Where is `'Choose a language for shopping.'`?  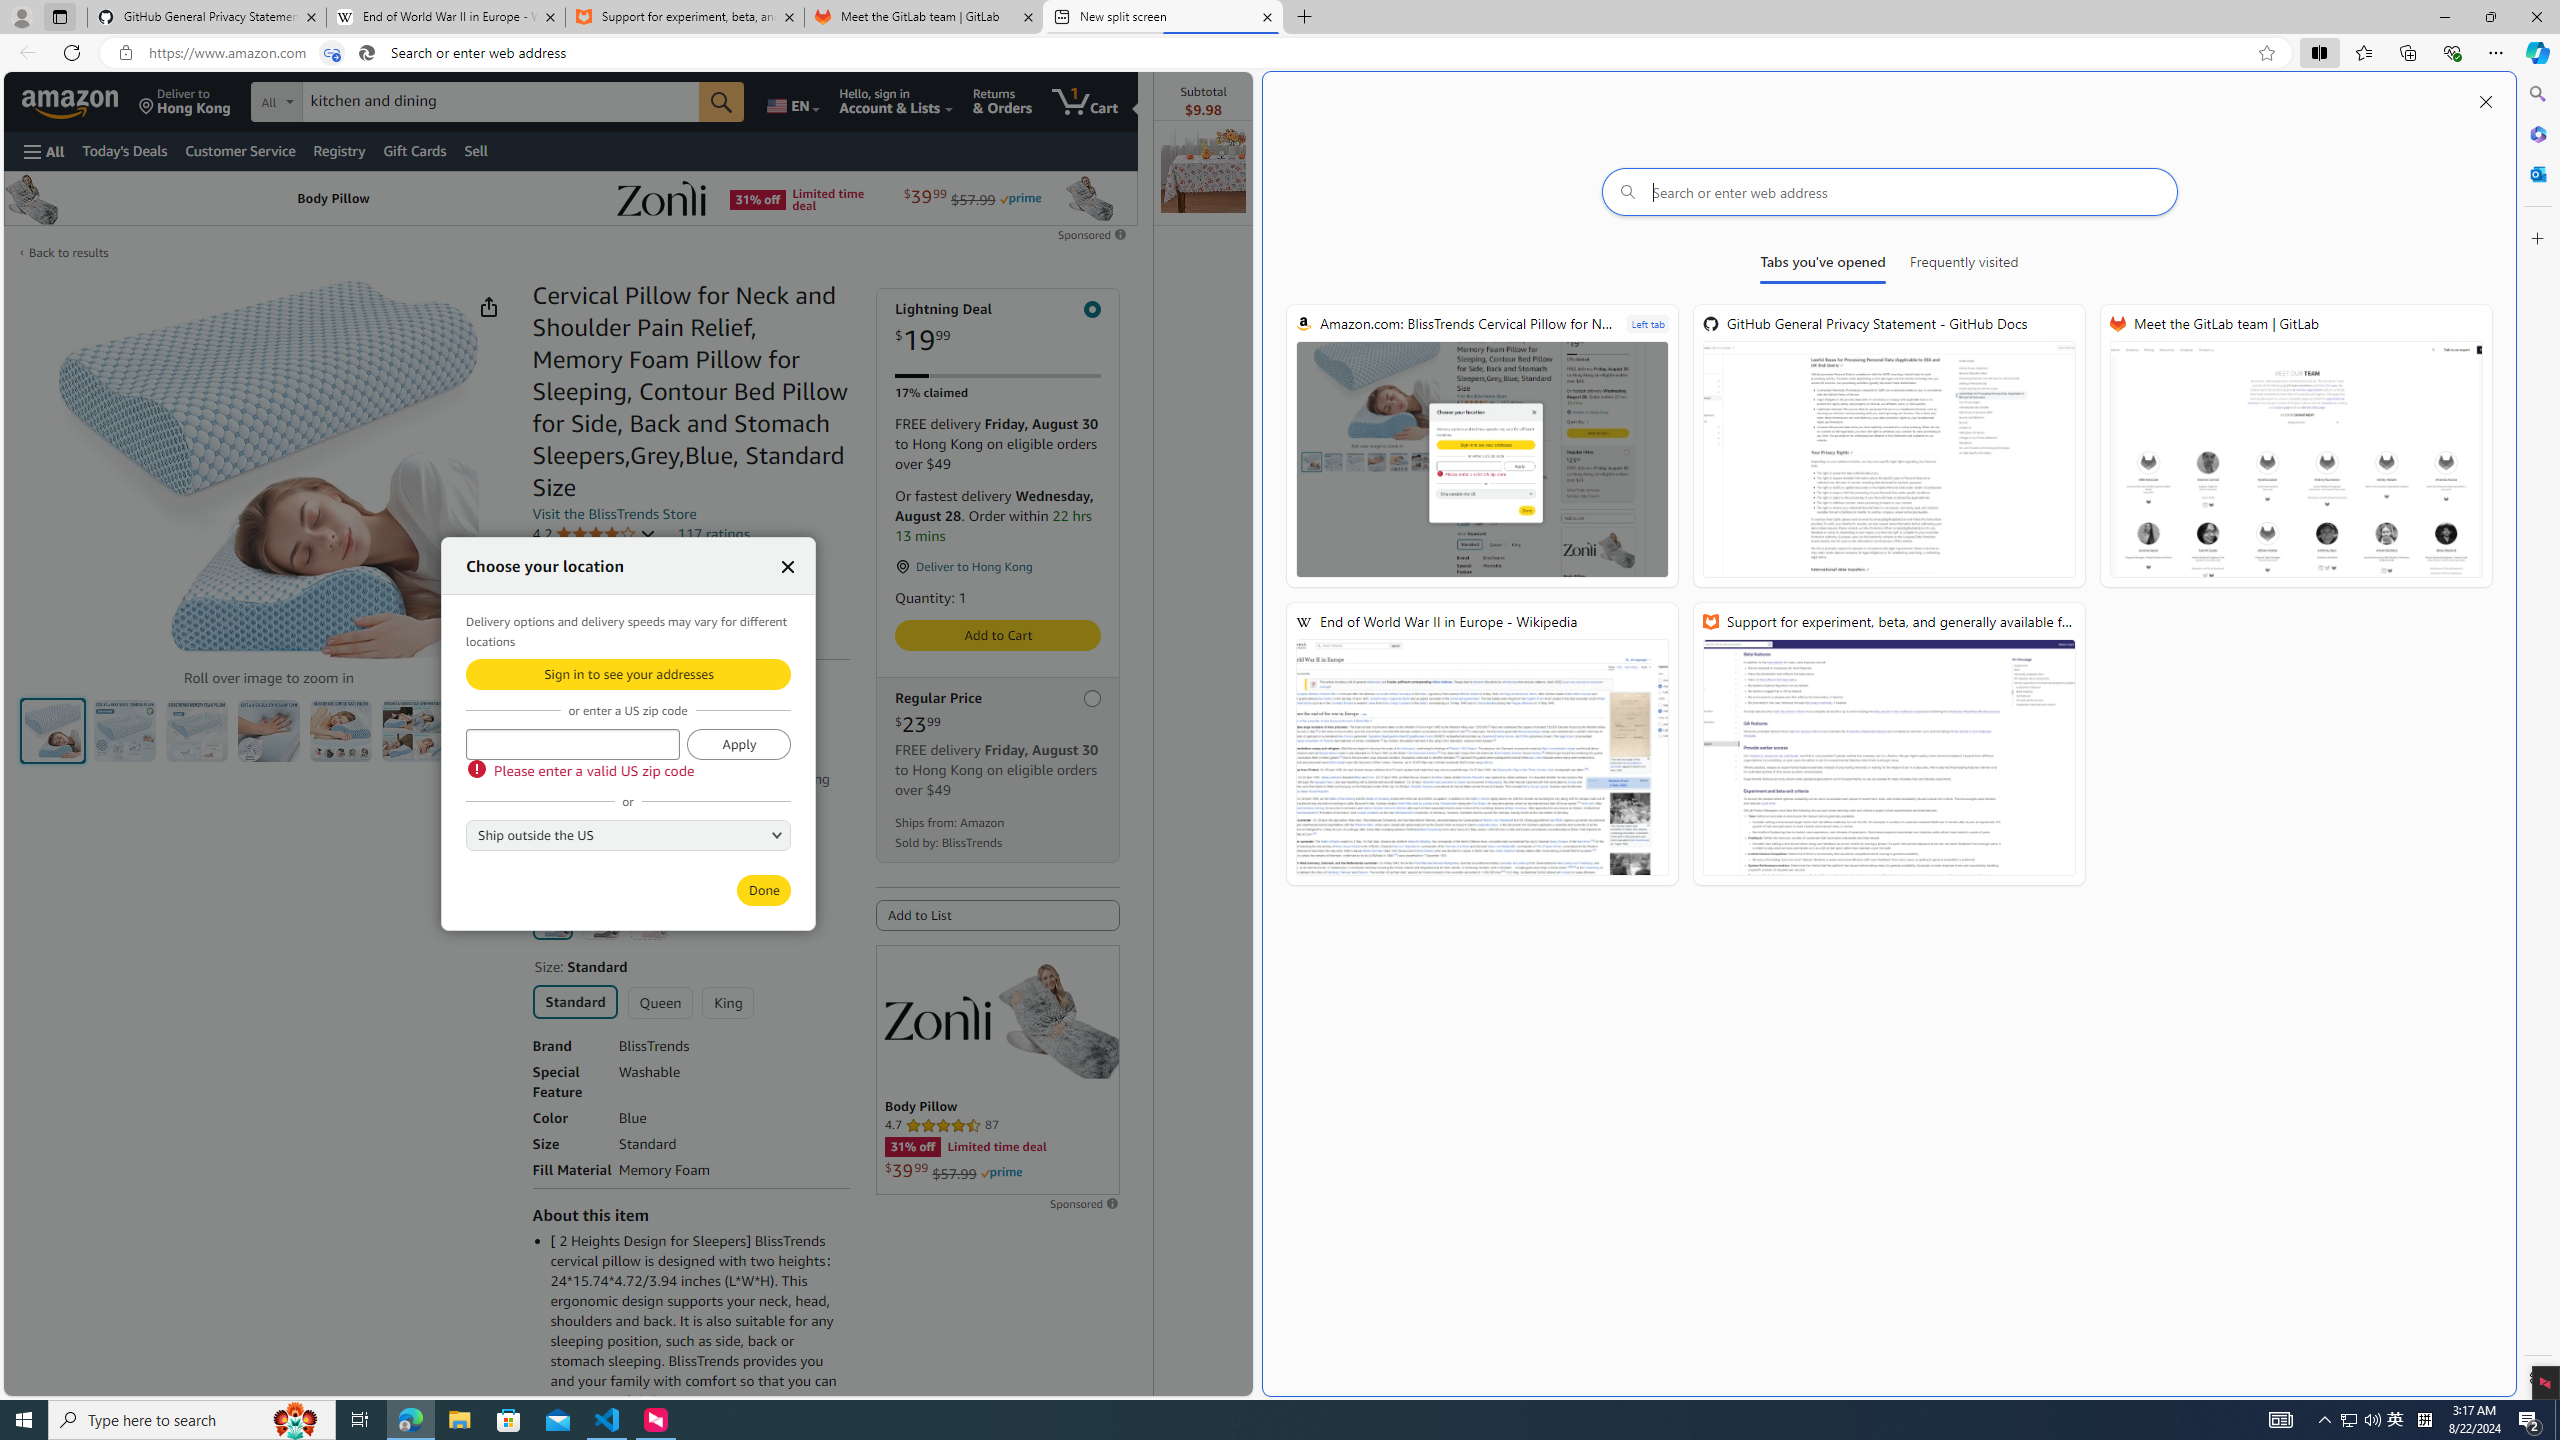 'Choose a language for shopping.' is located at coordinates (791, 100).